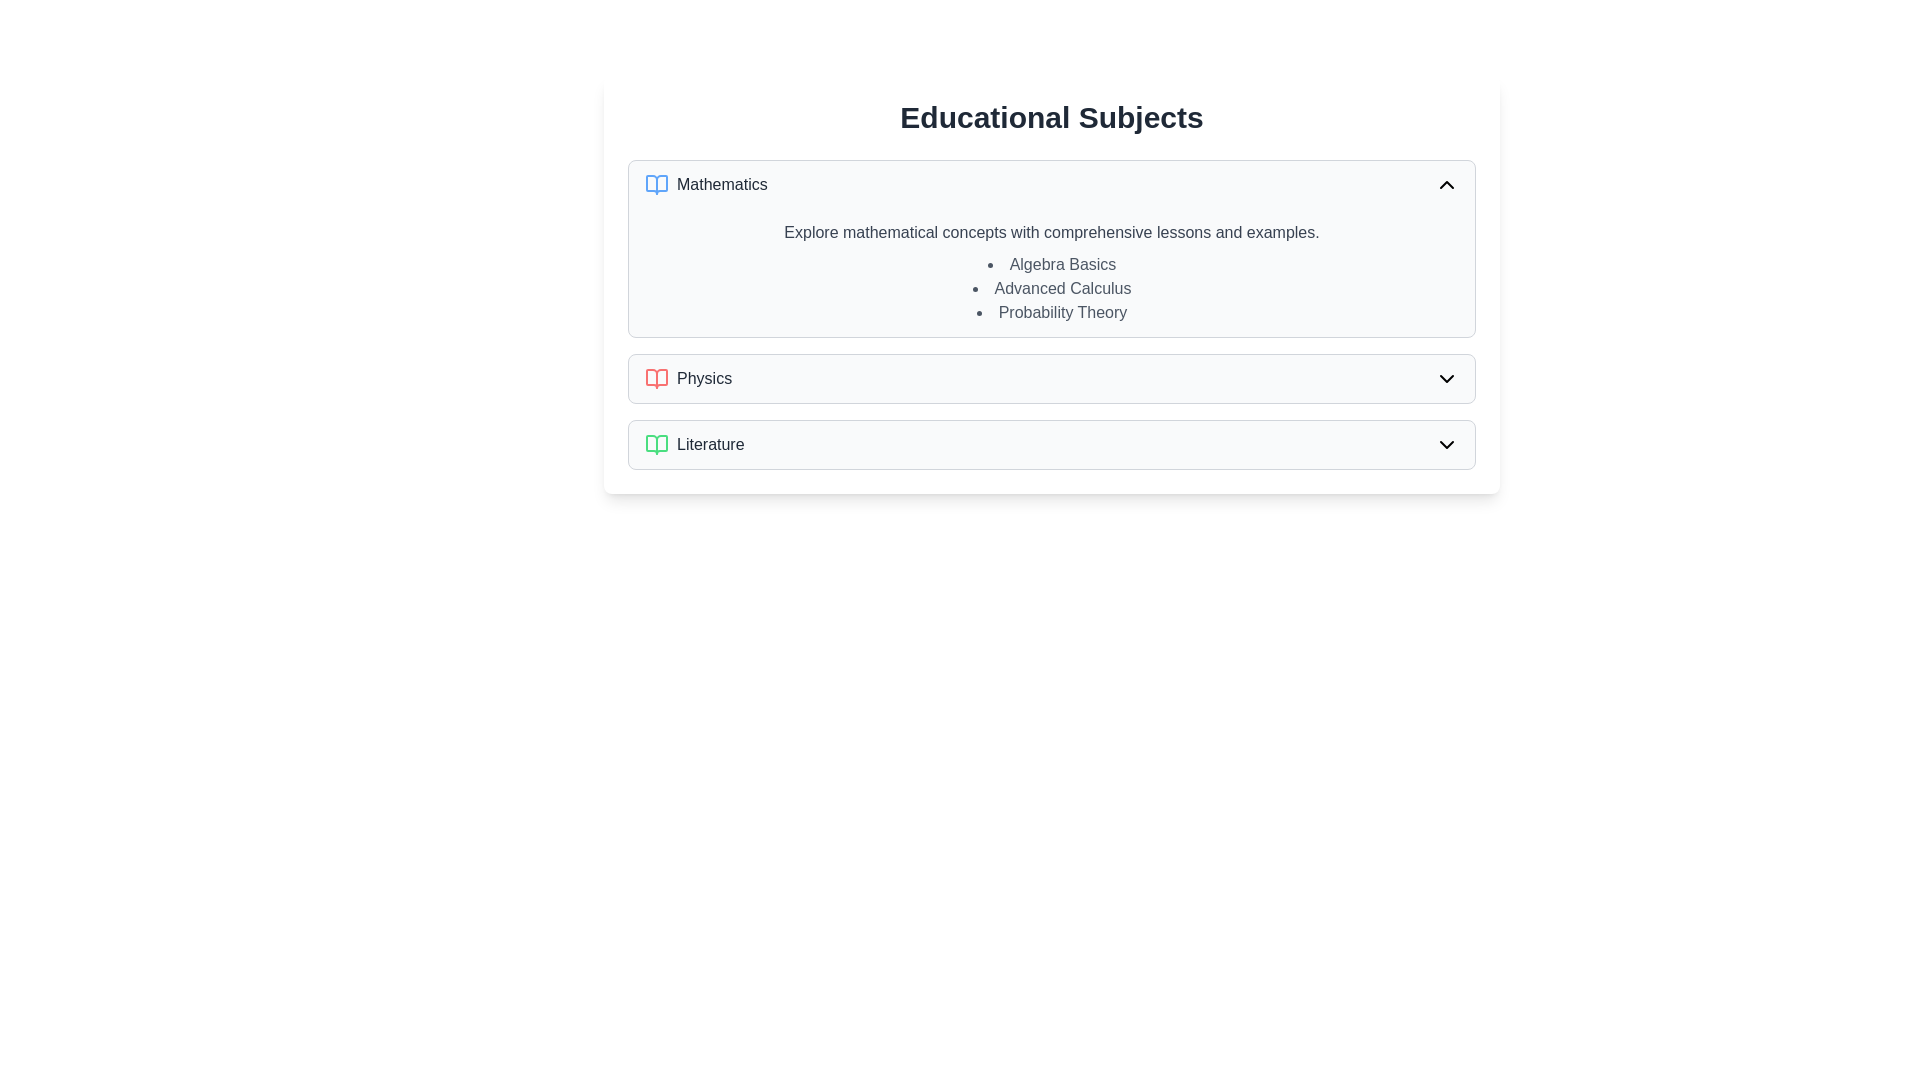  I want to click on the dropdown arrow on the 'Literature' section, so click(1050, 443).